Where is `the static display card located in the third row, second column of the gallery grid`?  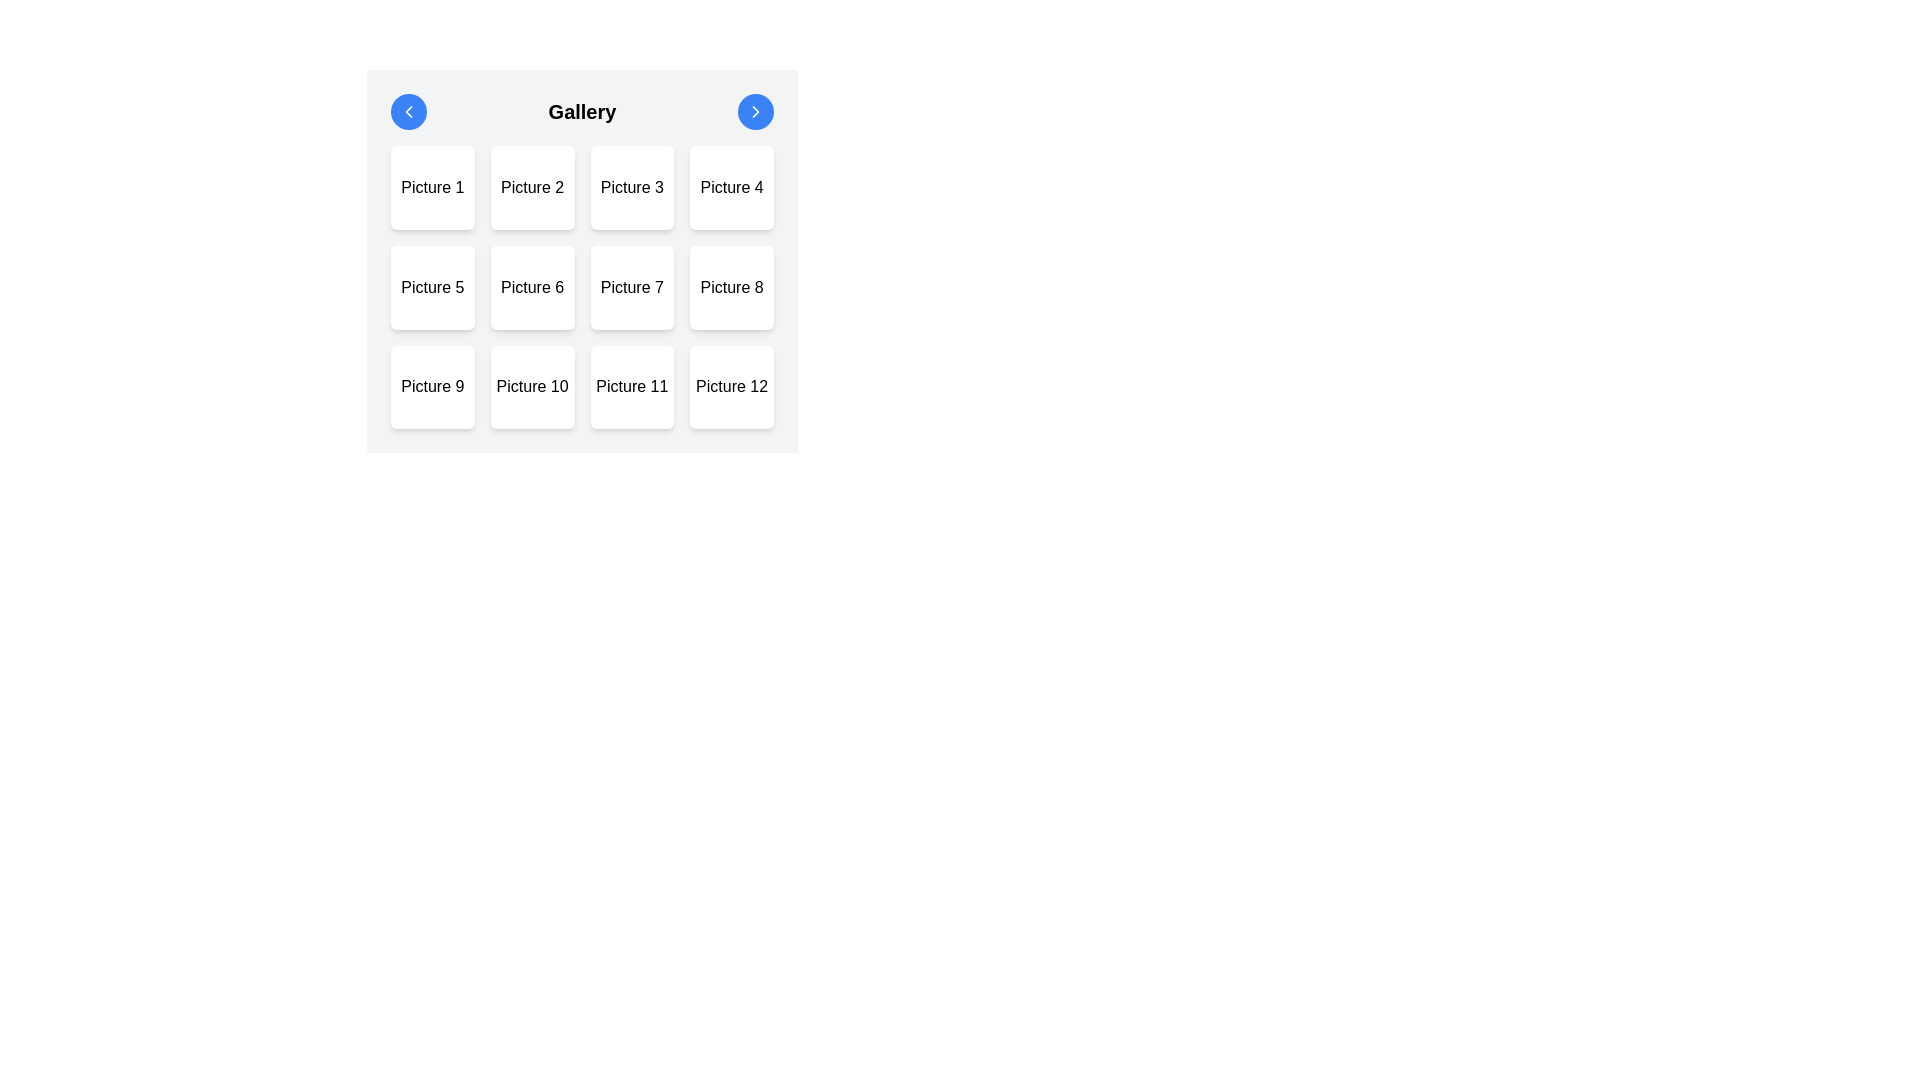
the static display card located in the third row, second column of the gallery grid is located at coordinates (532, 387).